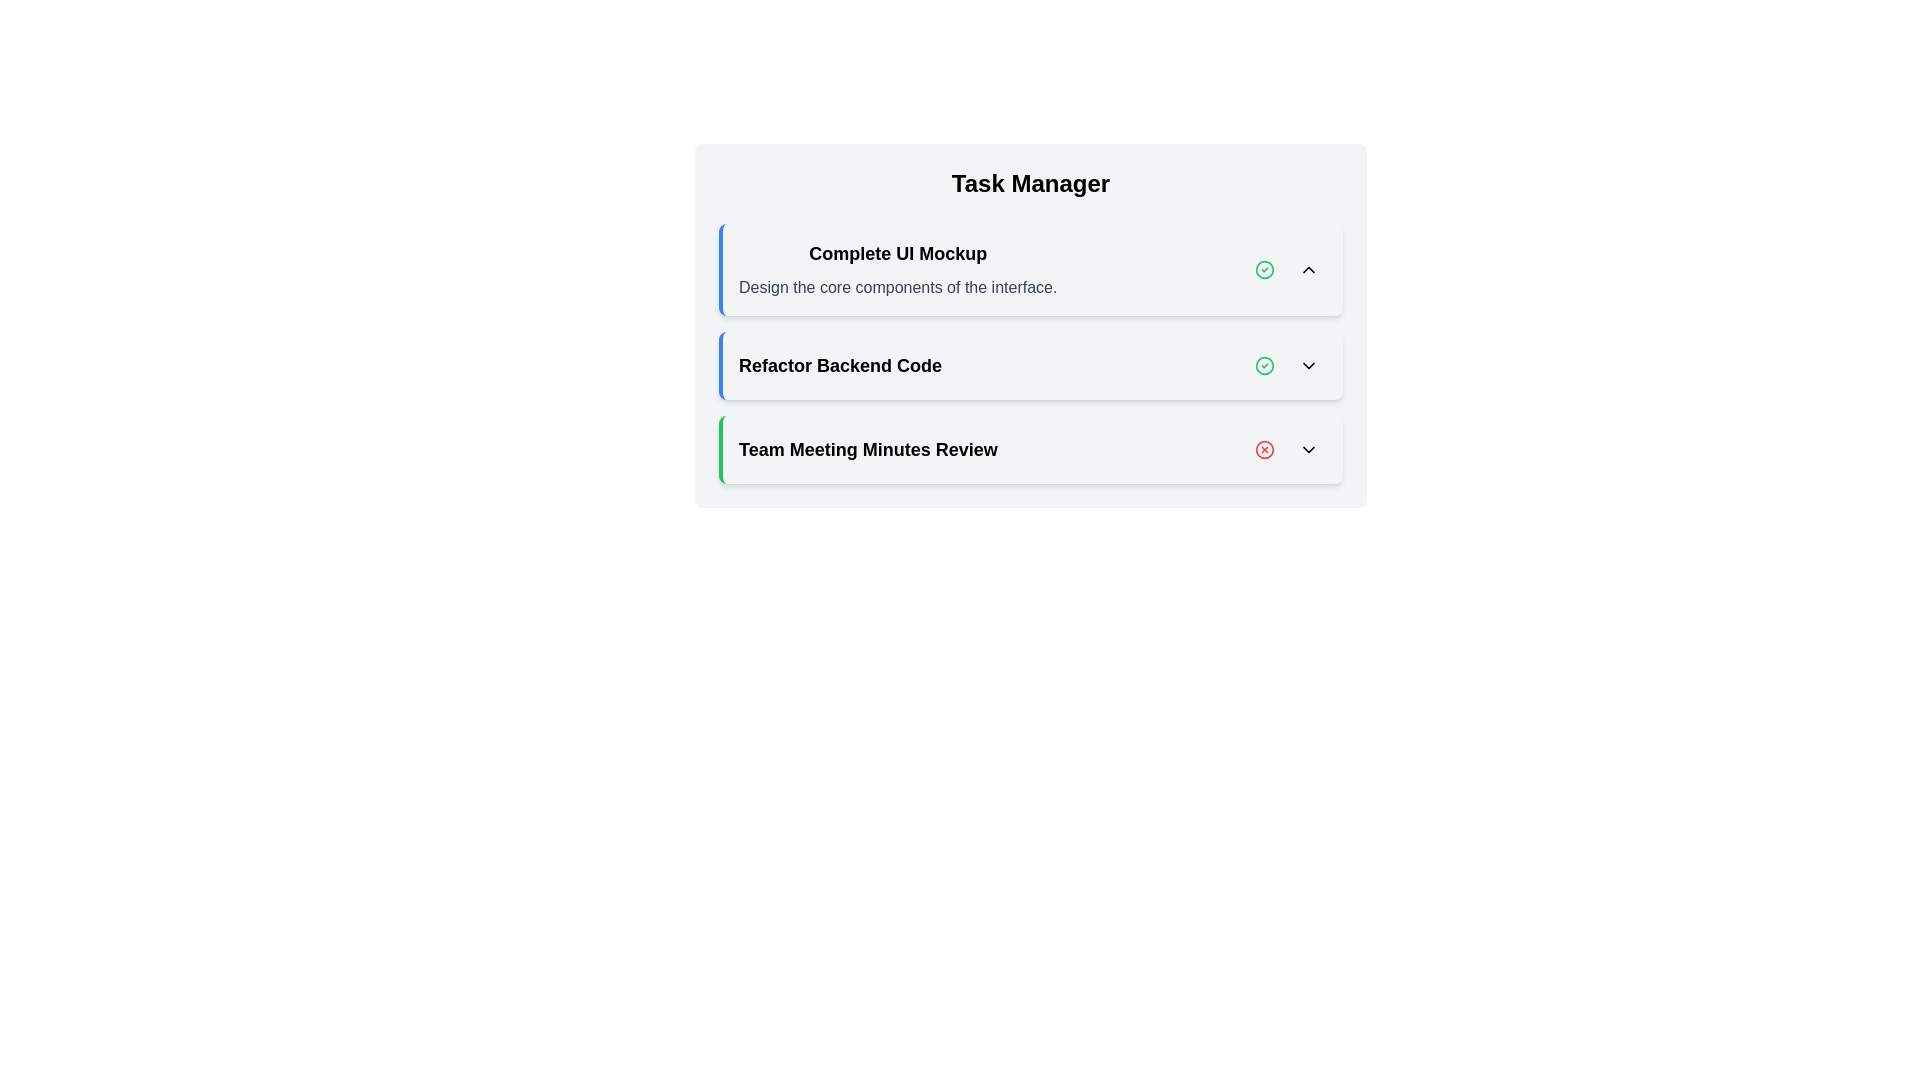  Describe the element at coordinates (840, 366) in the screenshot. I see `the text label displaying 'Refactor Backend Code' which is part of a task list interface, positioned between 'Complete UI Mockup' and 'Team Meeting Minutes Review'` at that location.